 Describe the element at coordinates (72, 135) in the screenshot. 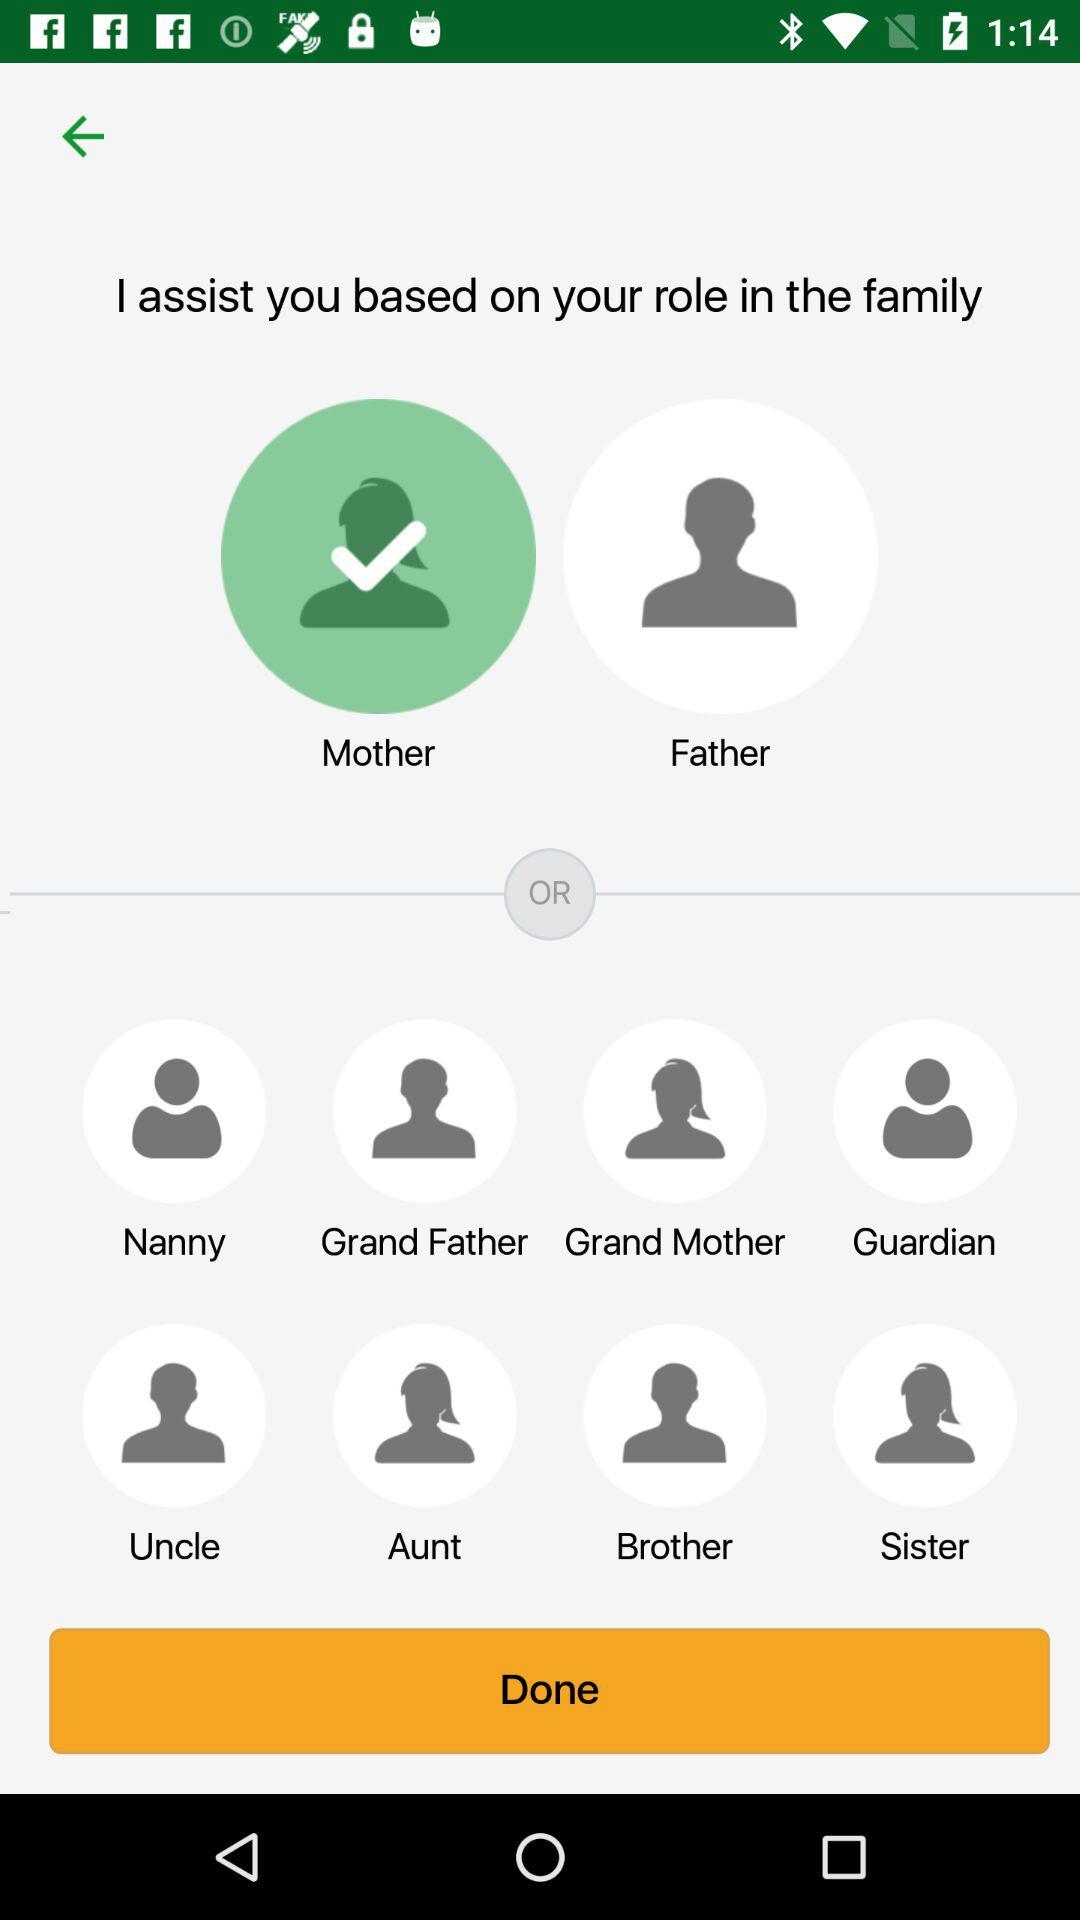

I see `icon at the top left corner` at that location.